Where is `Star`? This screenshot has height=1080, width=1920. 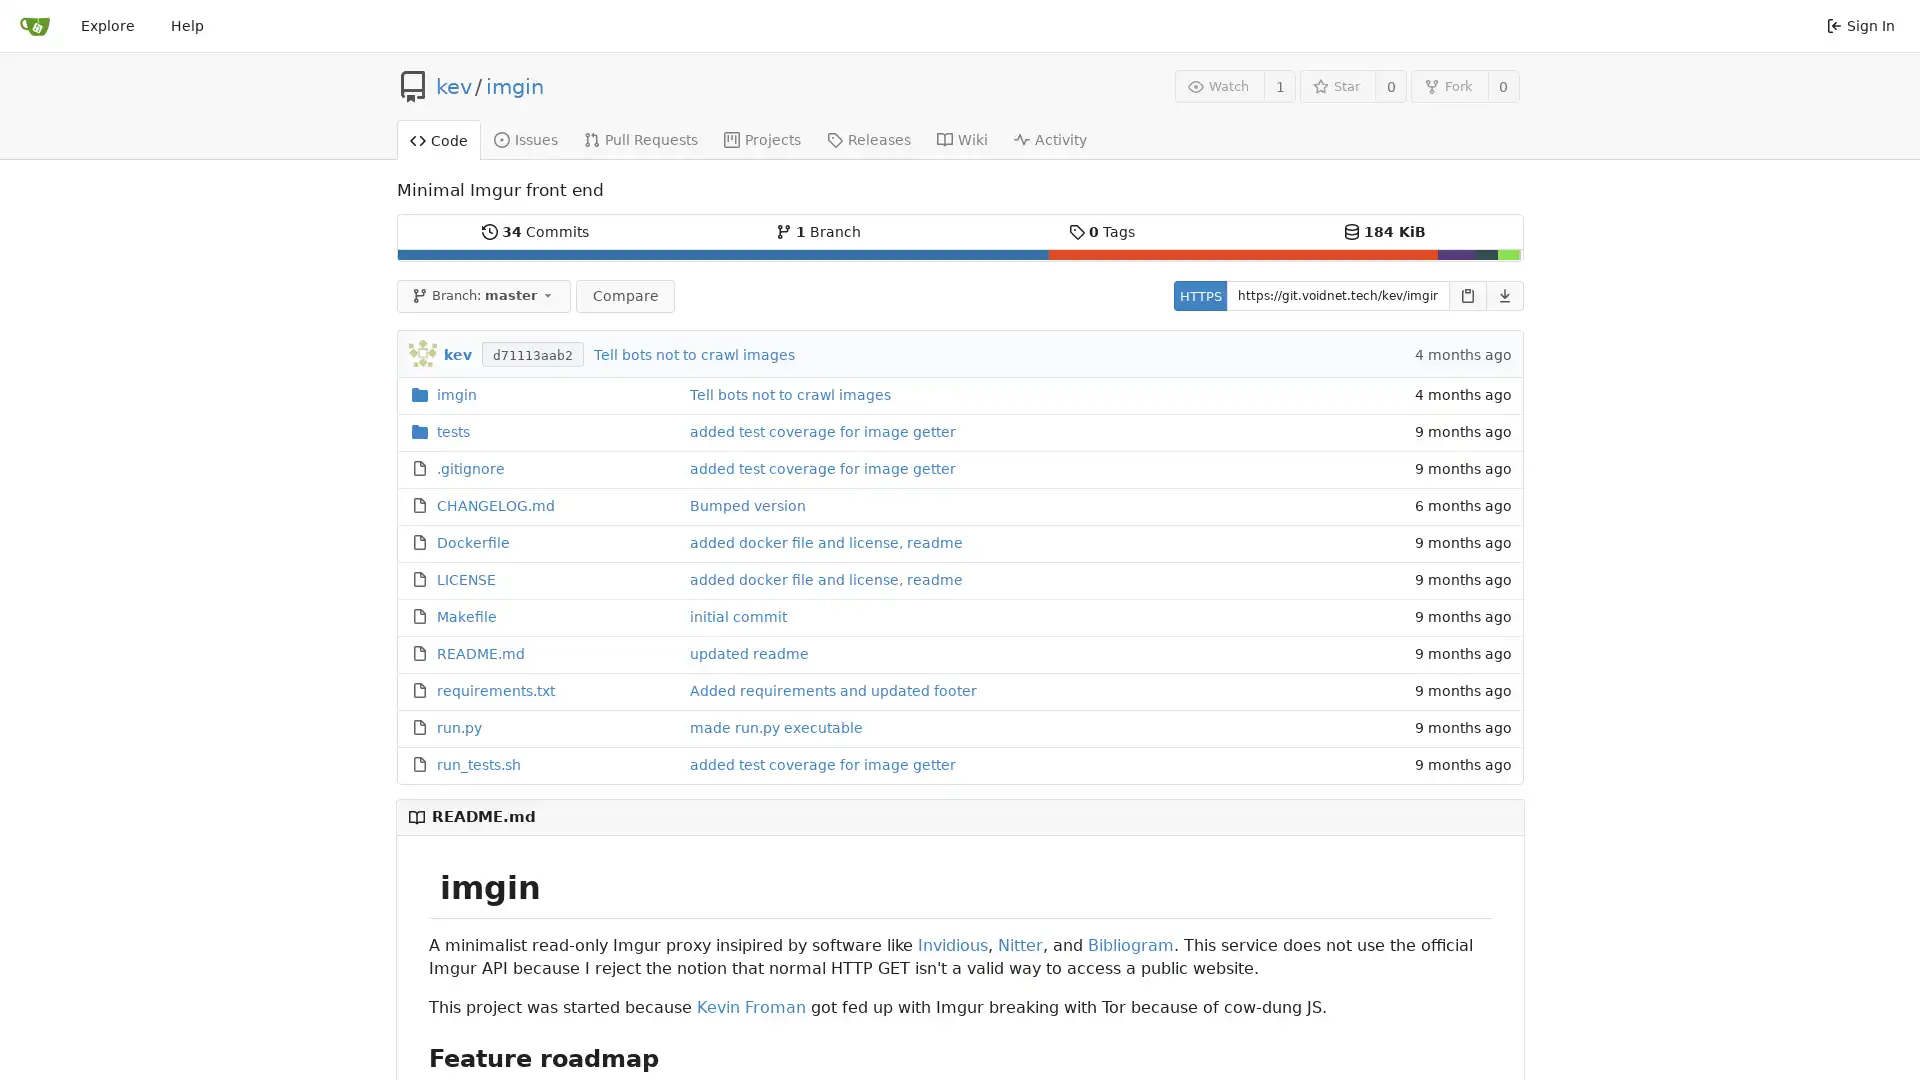
Star is located at coordinates (1337, 85).